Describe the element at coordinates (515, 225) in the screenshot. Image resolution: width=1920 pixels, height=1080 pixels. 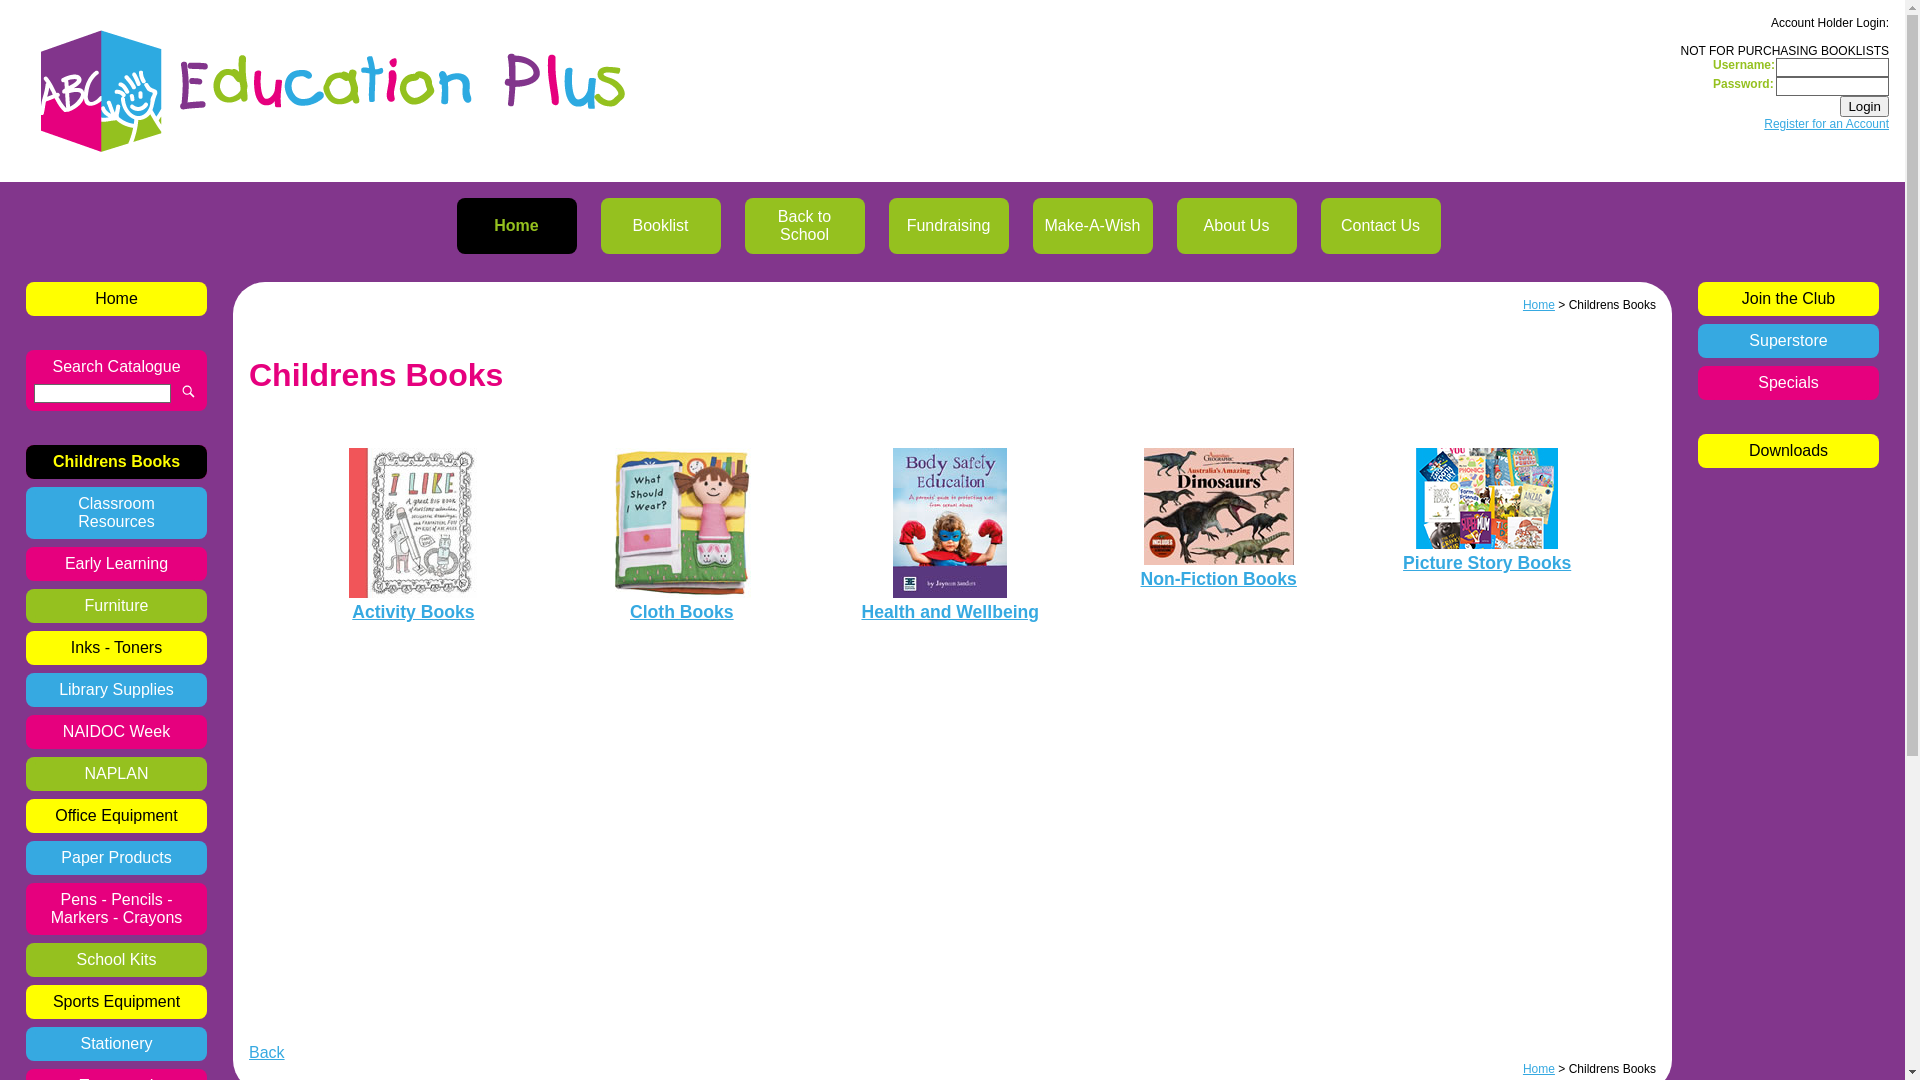
I see `'Home'` at that location.